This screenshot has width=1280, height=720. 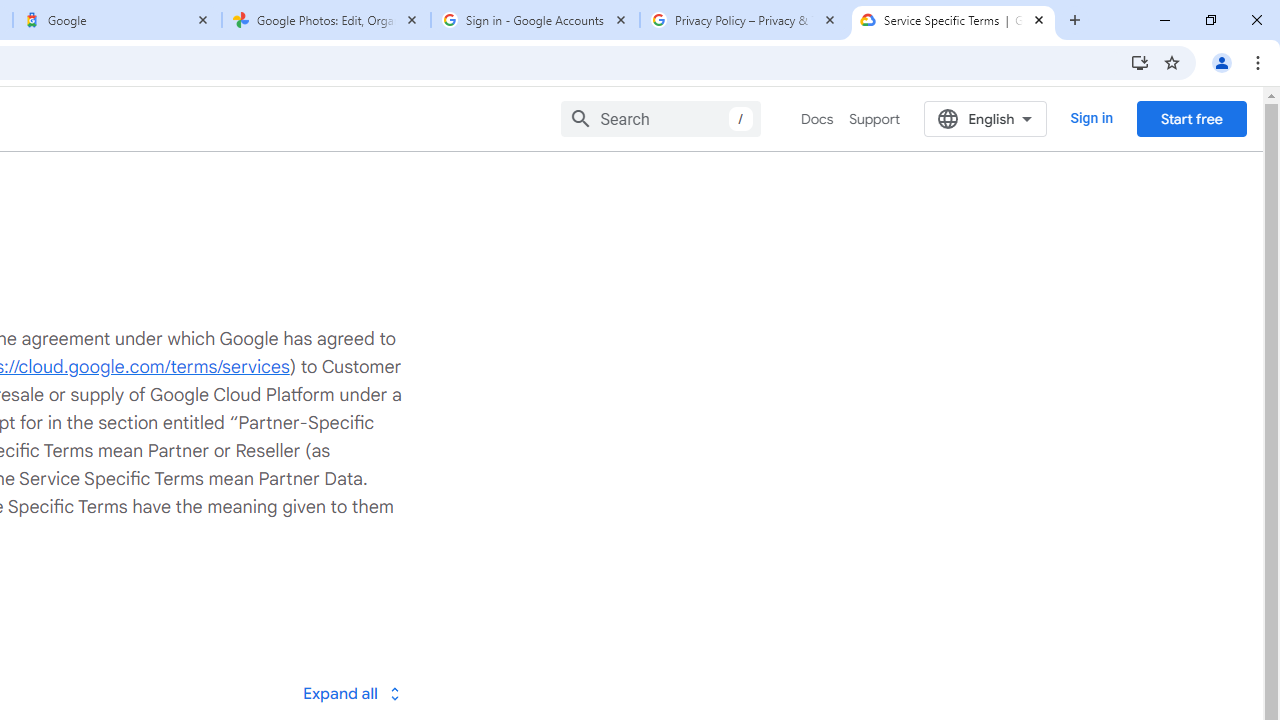 What do you see at coordinates (1074, 20) in the screenshot?
I see `'New Tab'` at bounding box center [1074, 20].